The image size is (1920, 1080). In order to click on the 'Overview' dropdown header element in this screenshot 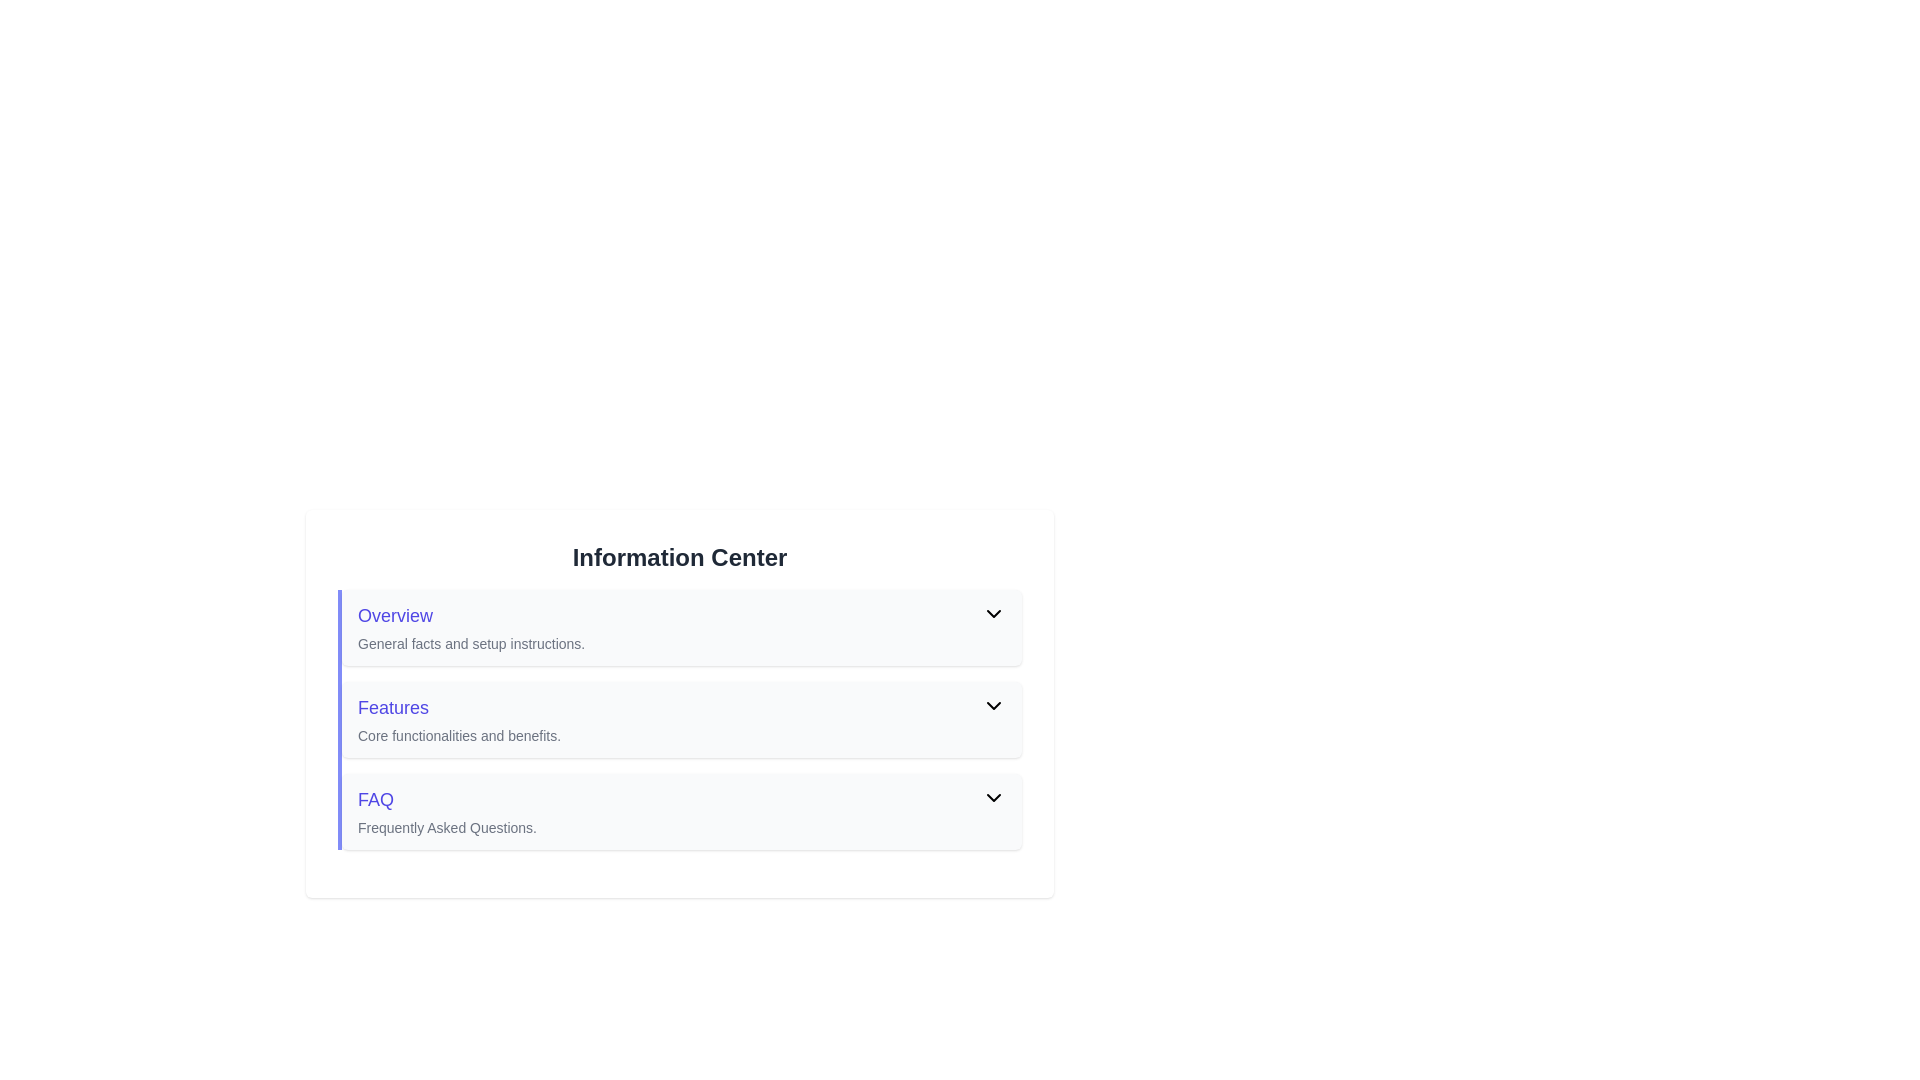, I will do `click(681, 627)`.